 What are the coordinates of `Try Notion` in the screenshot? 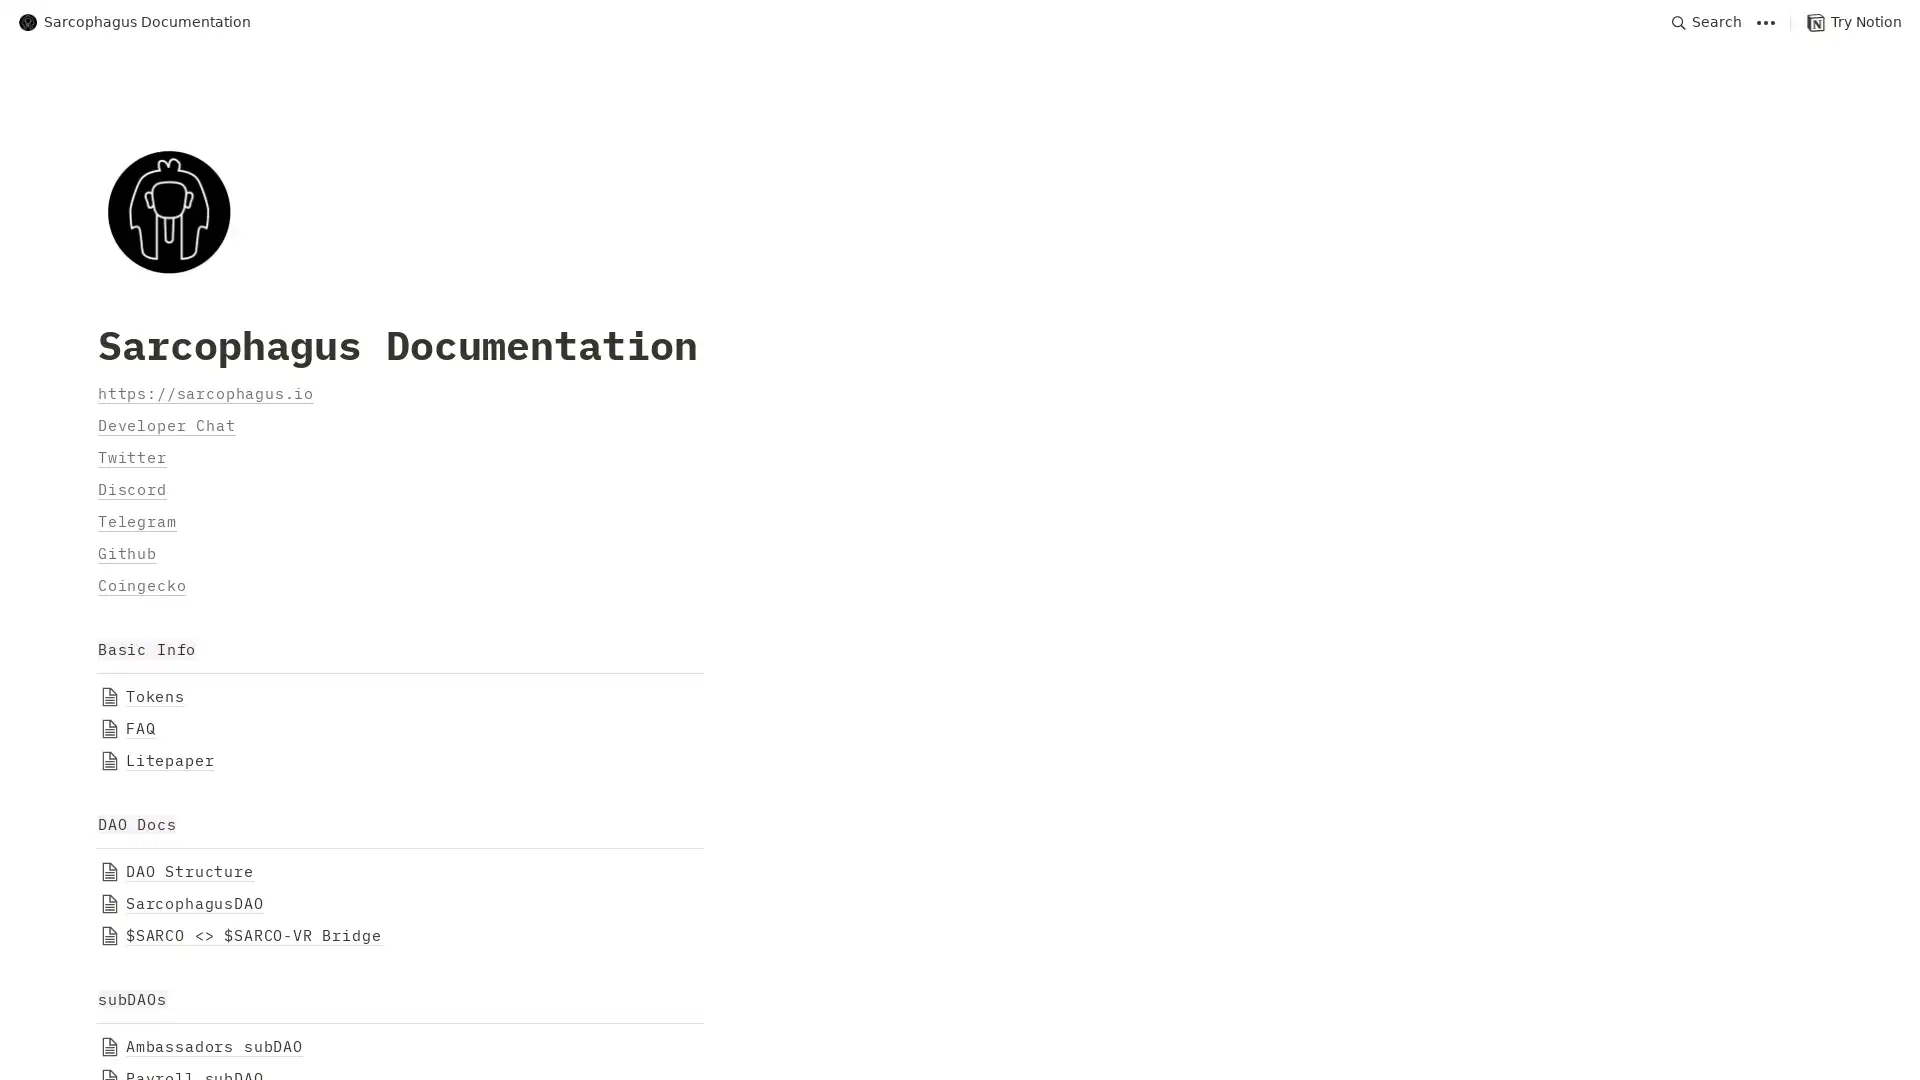 It's located at (1853, 22).